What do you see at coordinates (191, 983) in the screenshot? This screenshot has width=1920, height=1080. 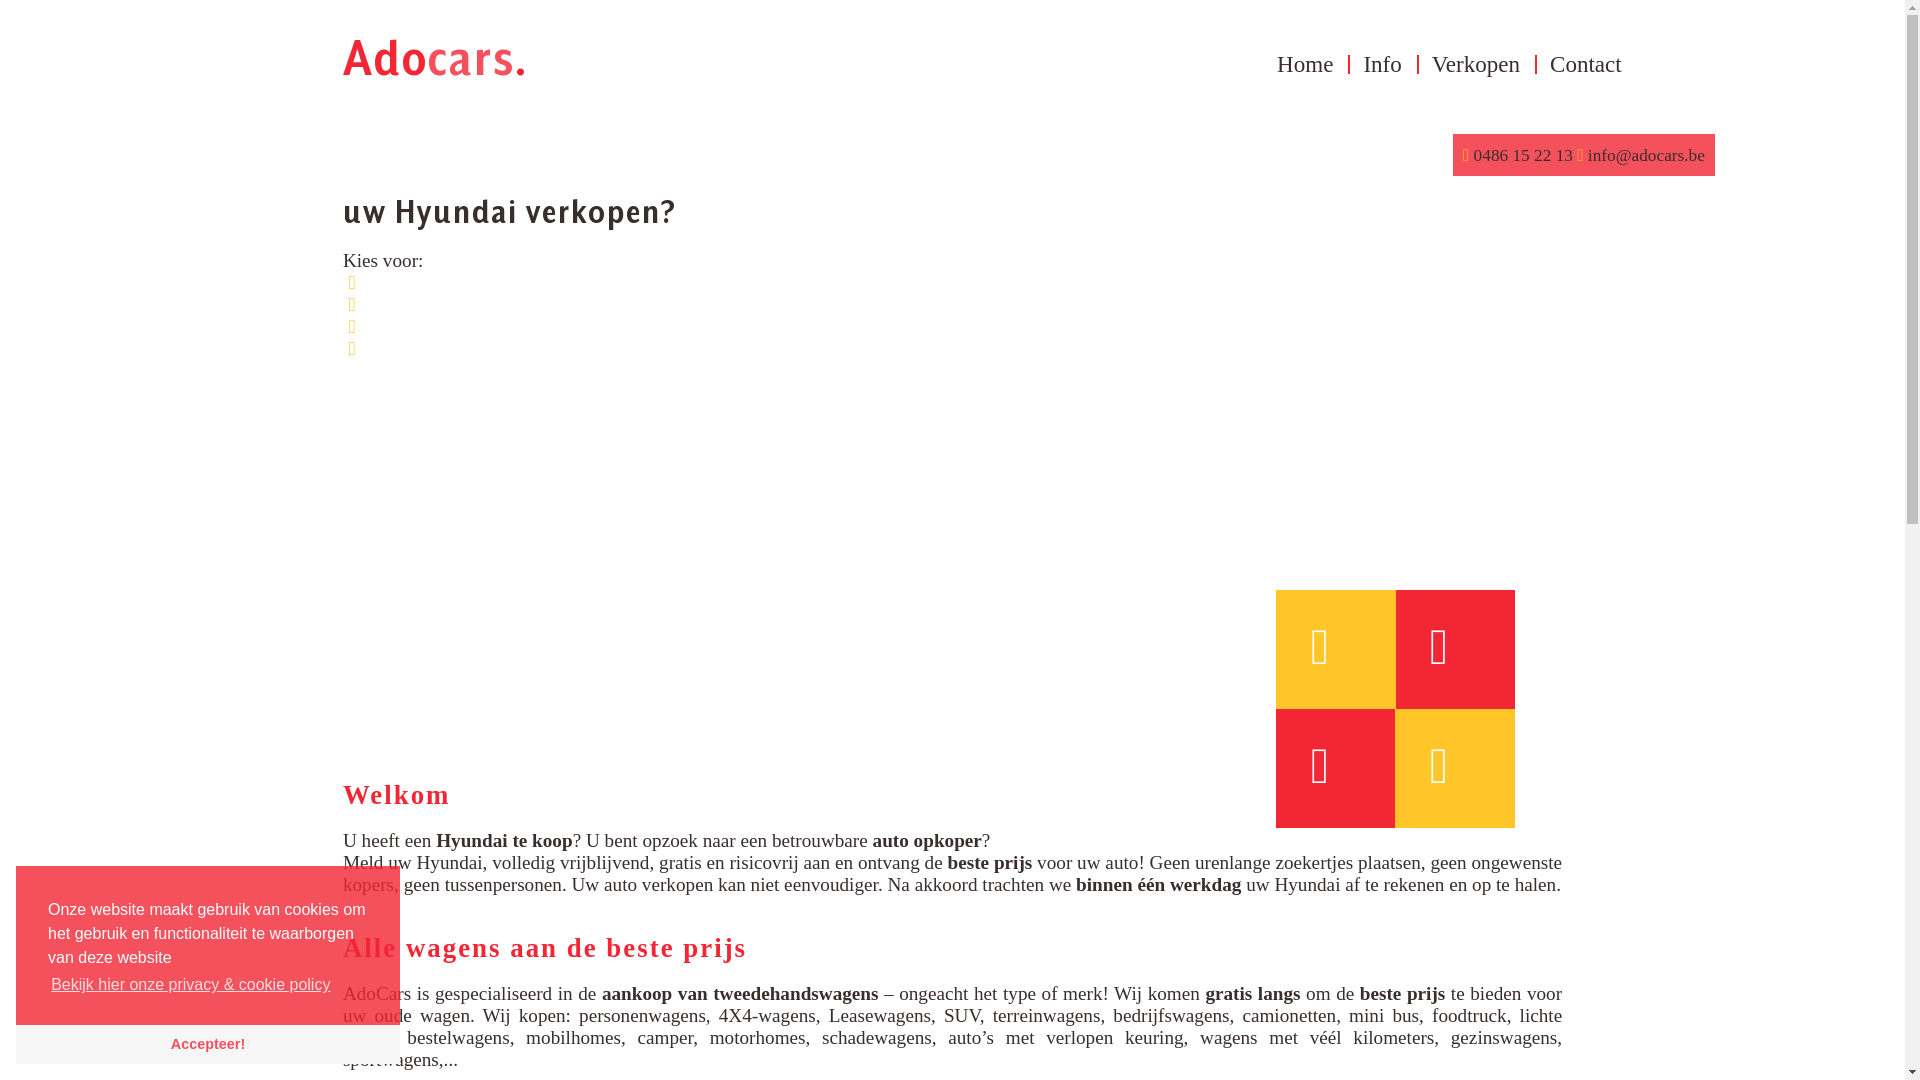 I see `'Bekijk hier onze privacy & cookie policy'` at bounding box center [191, 983].